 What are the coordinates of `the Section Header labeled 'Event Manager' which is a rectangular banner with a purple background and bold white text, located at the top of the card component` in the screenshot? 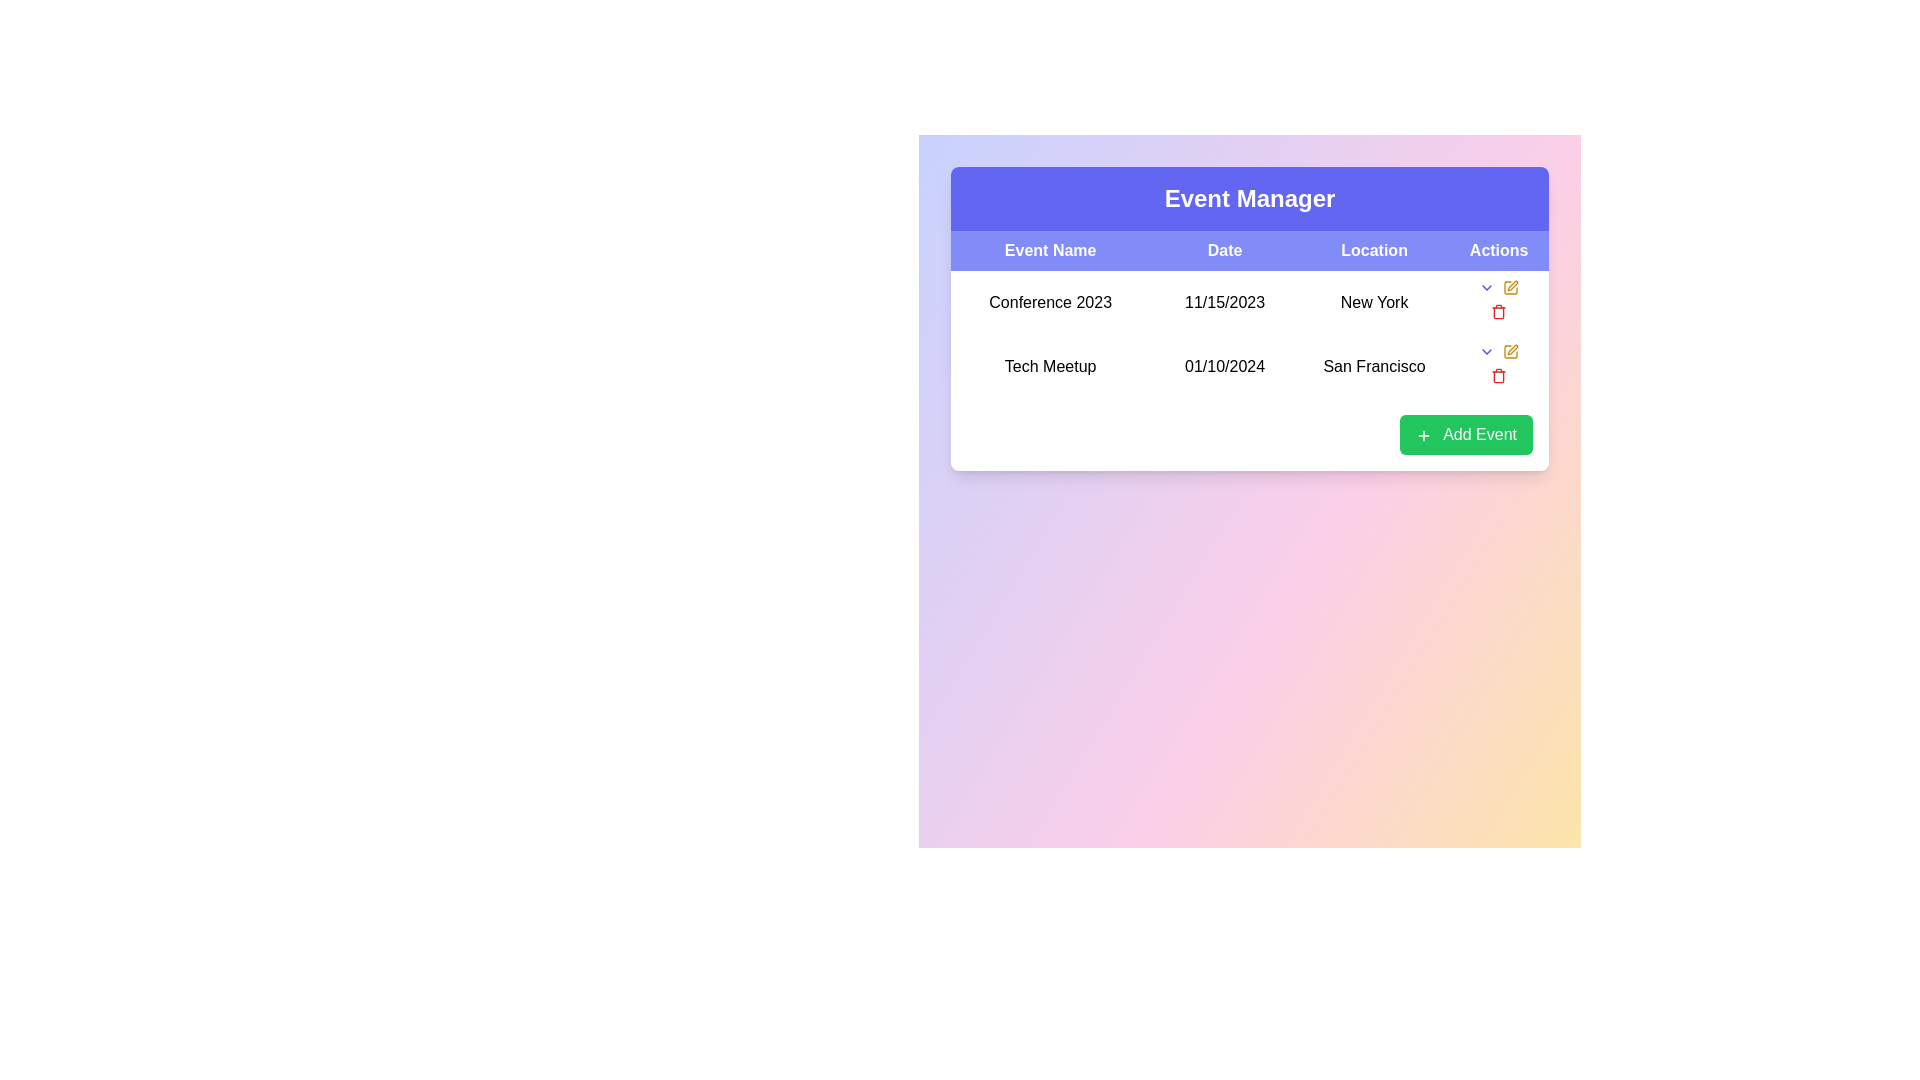 It's located at (1248, 199).